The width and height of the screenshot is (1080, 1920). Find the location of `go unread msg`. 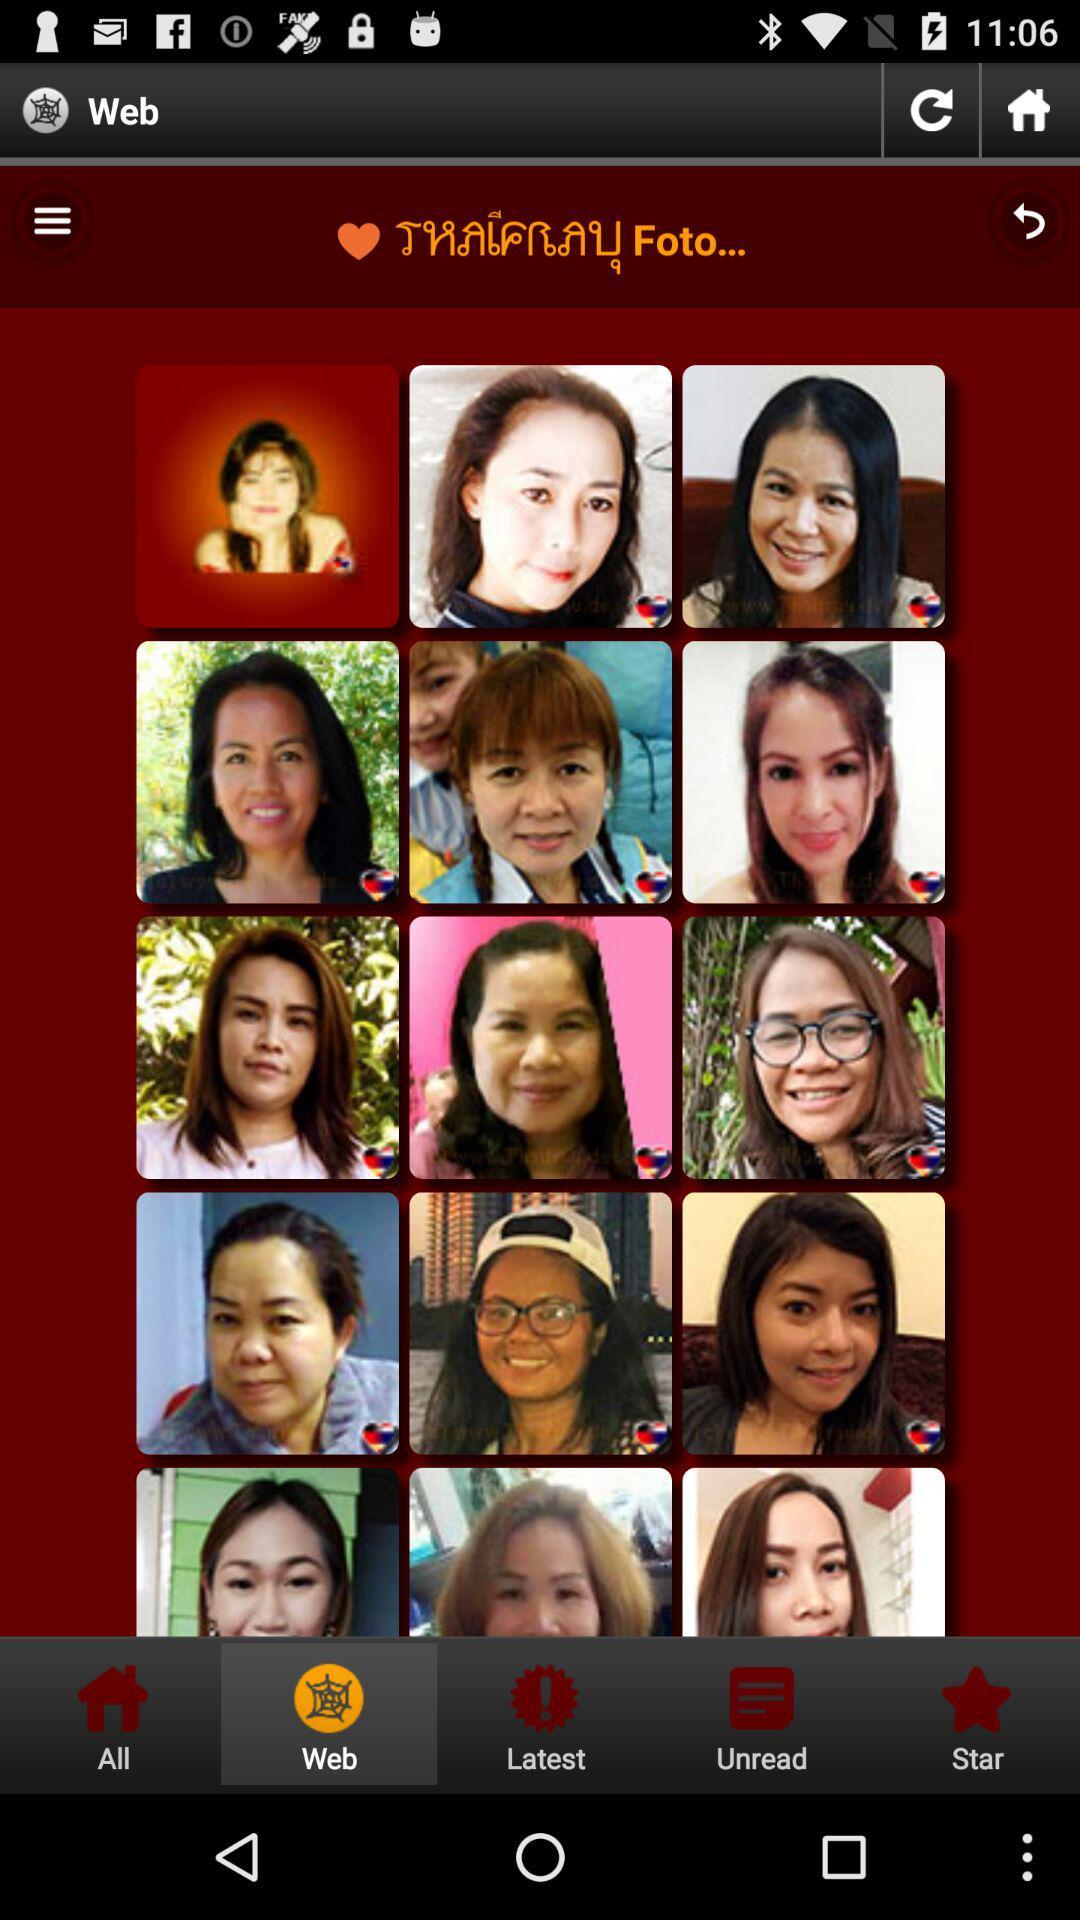

go unread msg is located at coordinates (761, 1713).